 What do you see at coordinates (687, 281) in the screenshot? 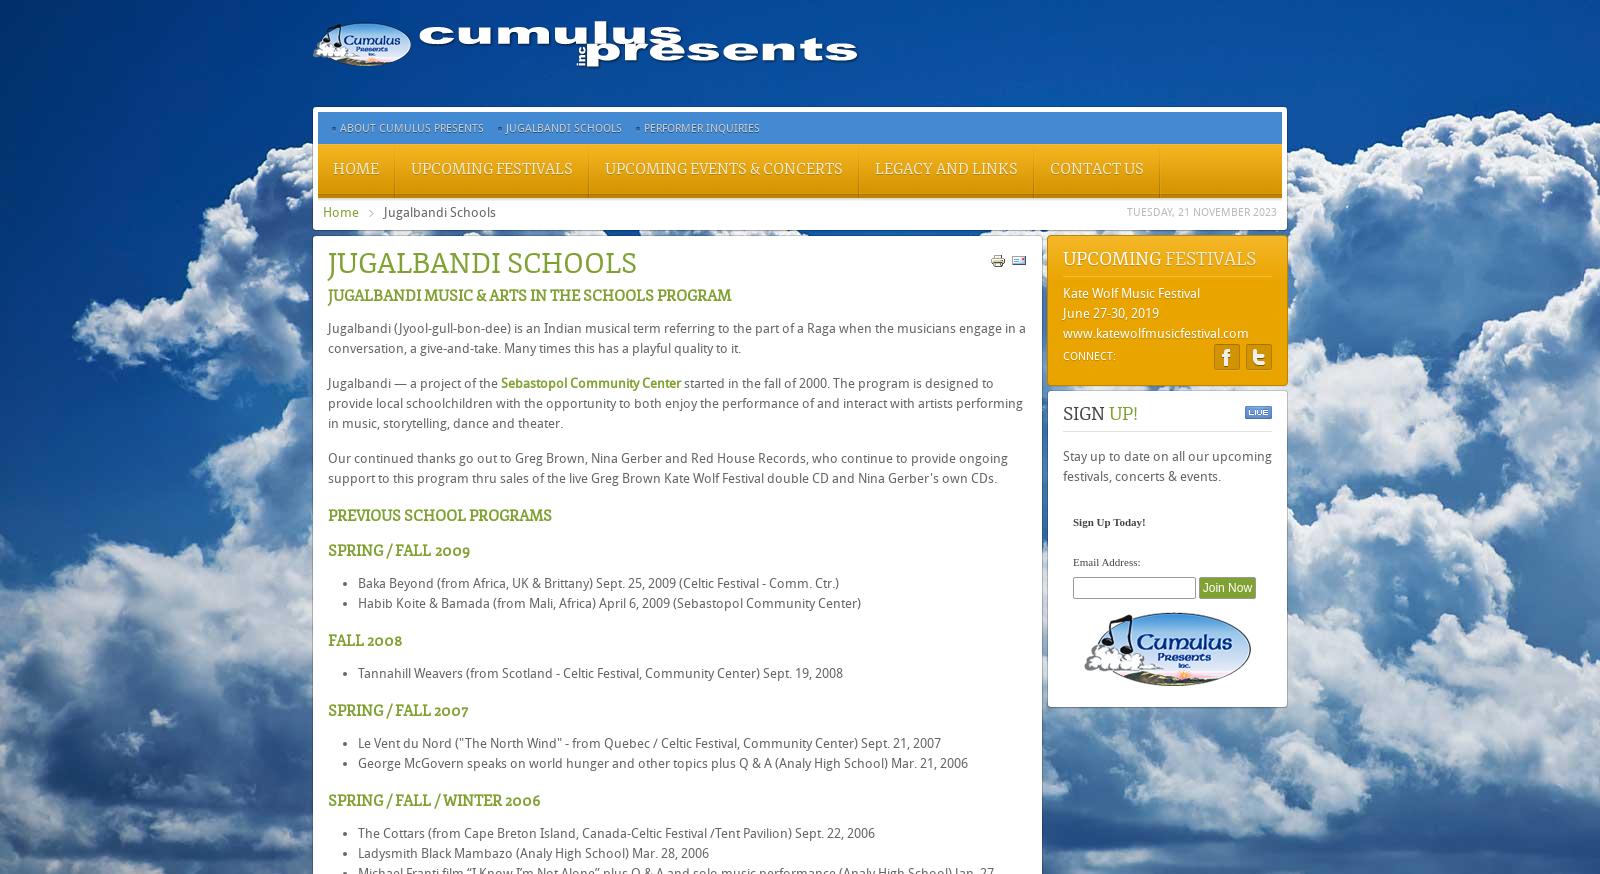
I see `'The Martin Hayes Quartet'` at bounding box center [687, 281].